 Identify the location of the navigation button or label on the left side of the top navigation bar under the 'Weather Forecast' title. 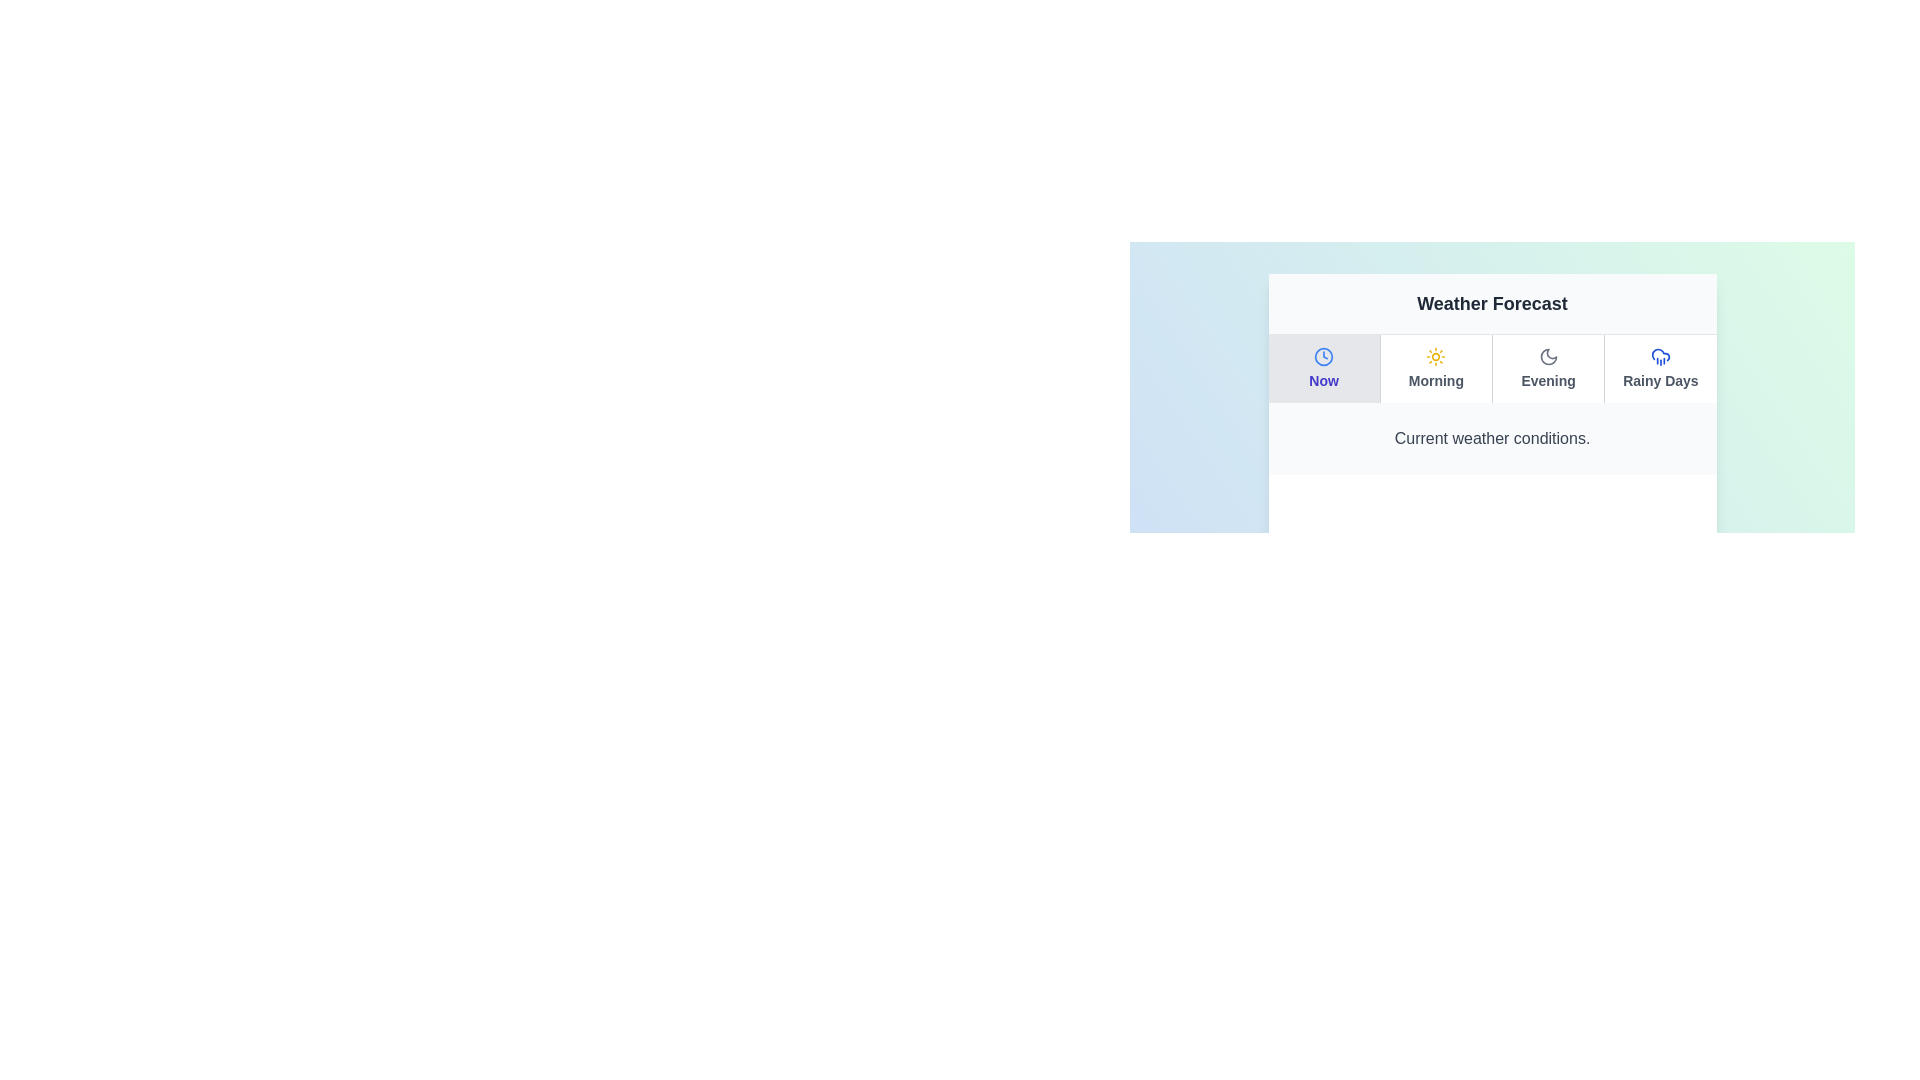
(1324, 369).